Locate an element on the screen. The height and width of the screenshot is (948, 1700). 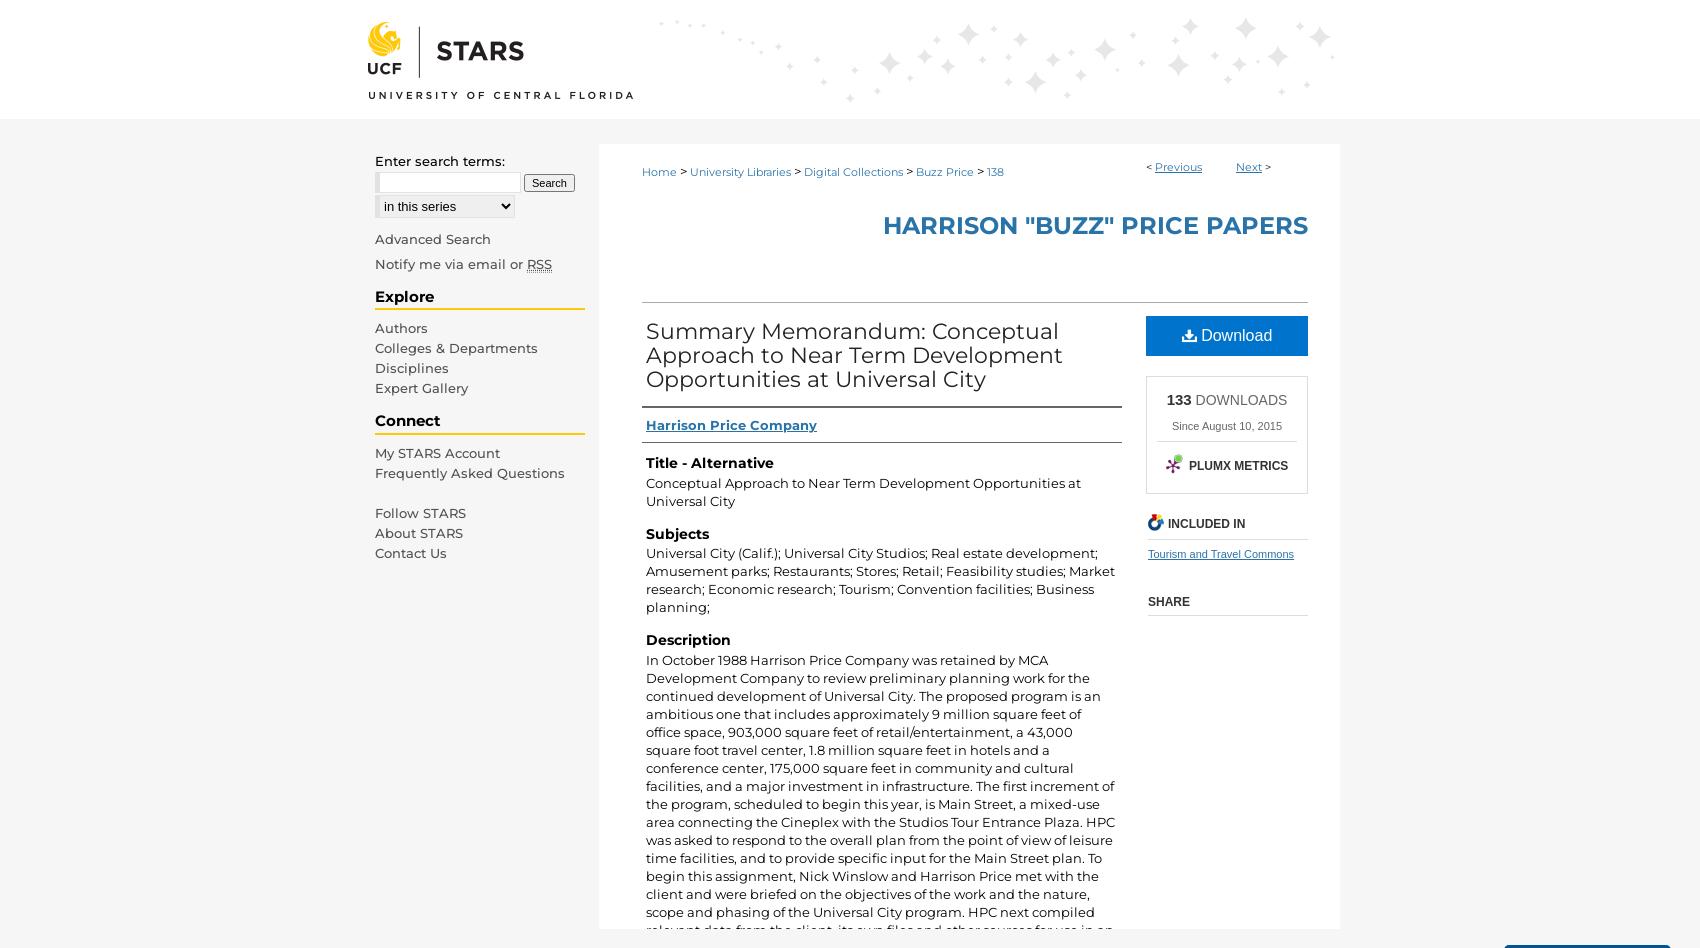
'Authors' is located at coordinates (400, 328).